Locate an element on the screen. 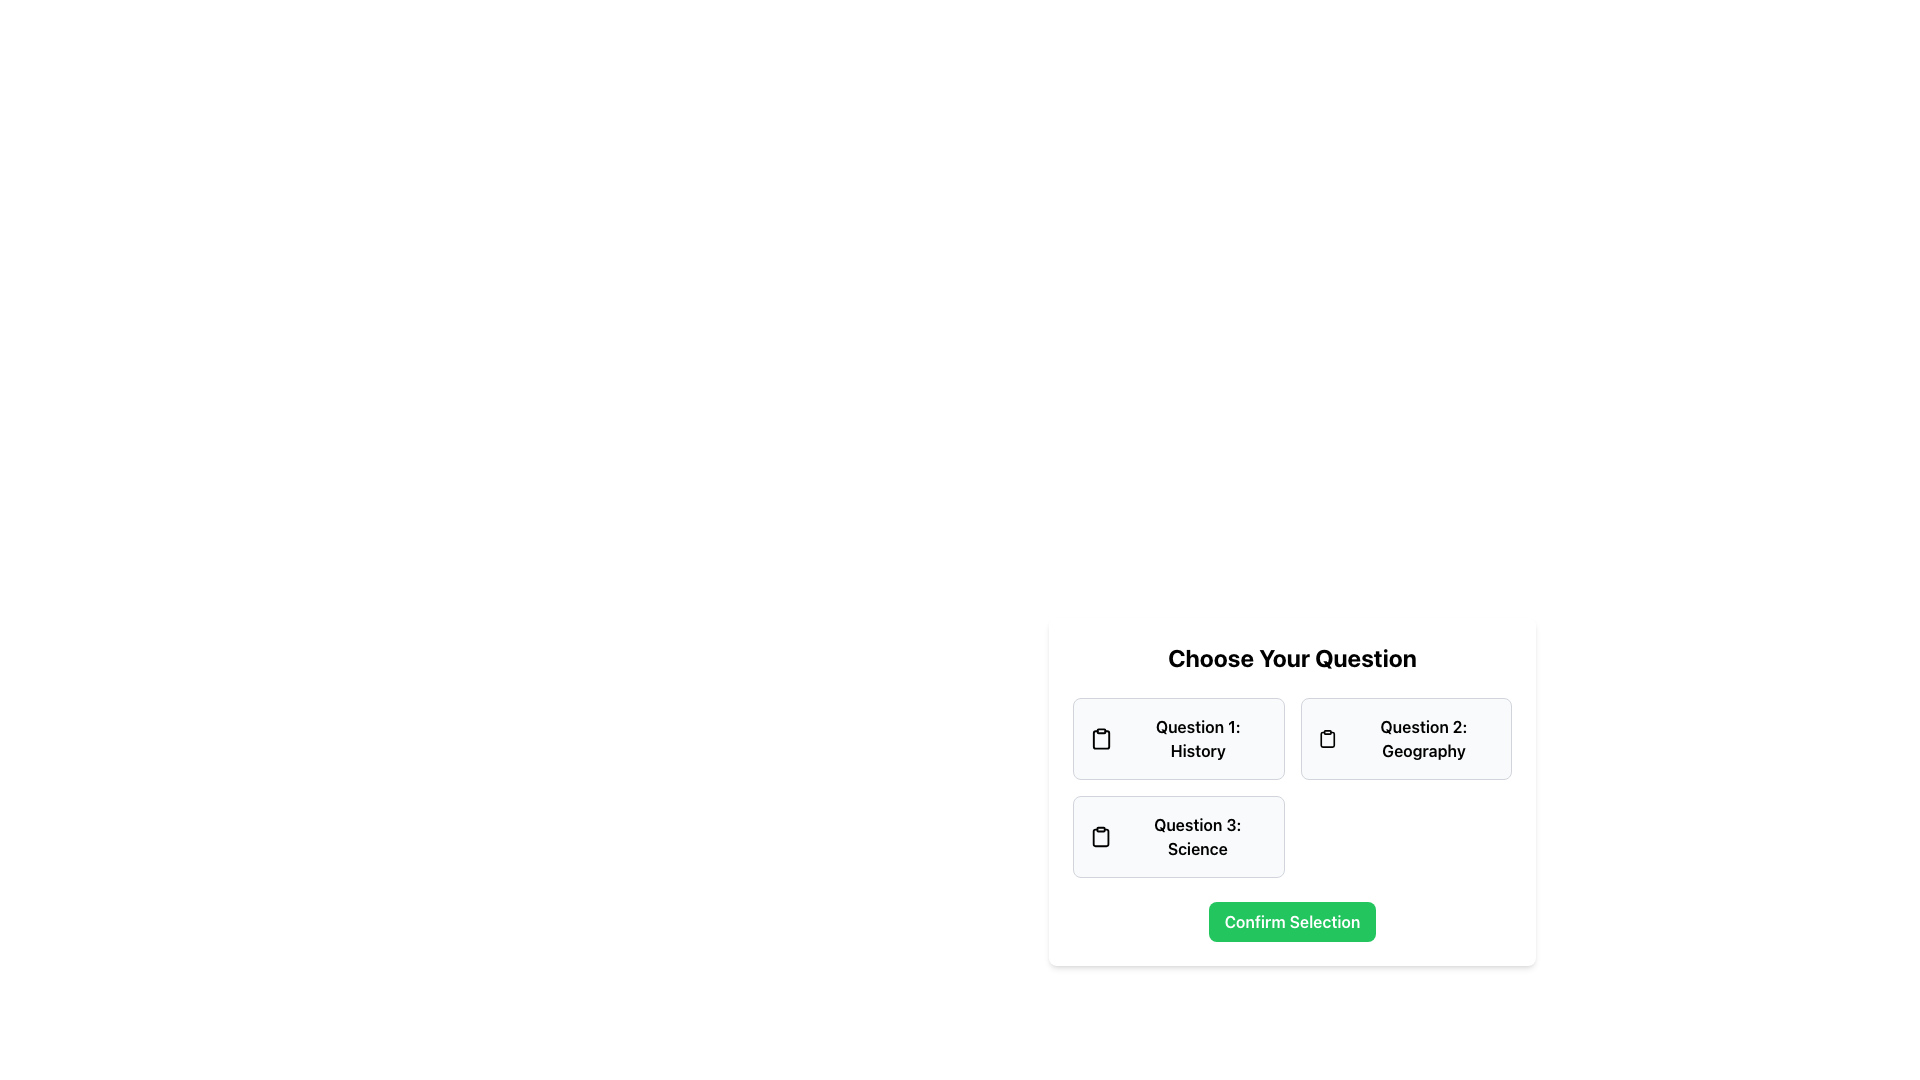 This screenshot has height=1080, width=1920. the clipboard icon within the 'Science' option in the 'Choose Your Question' dialog, which is associated with the 'Question 3: Science' button is located at coordinates (1100, 837).